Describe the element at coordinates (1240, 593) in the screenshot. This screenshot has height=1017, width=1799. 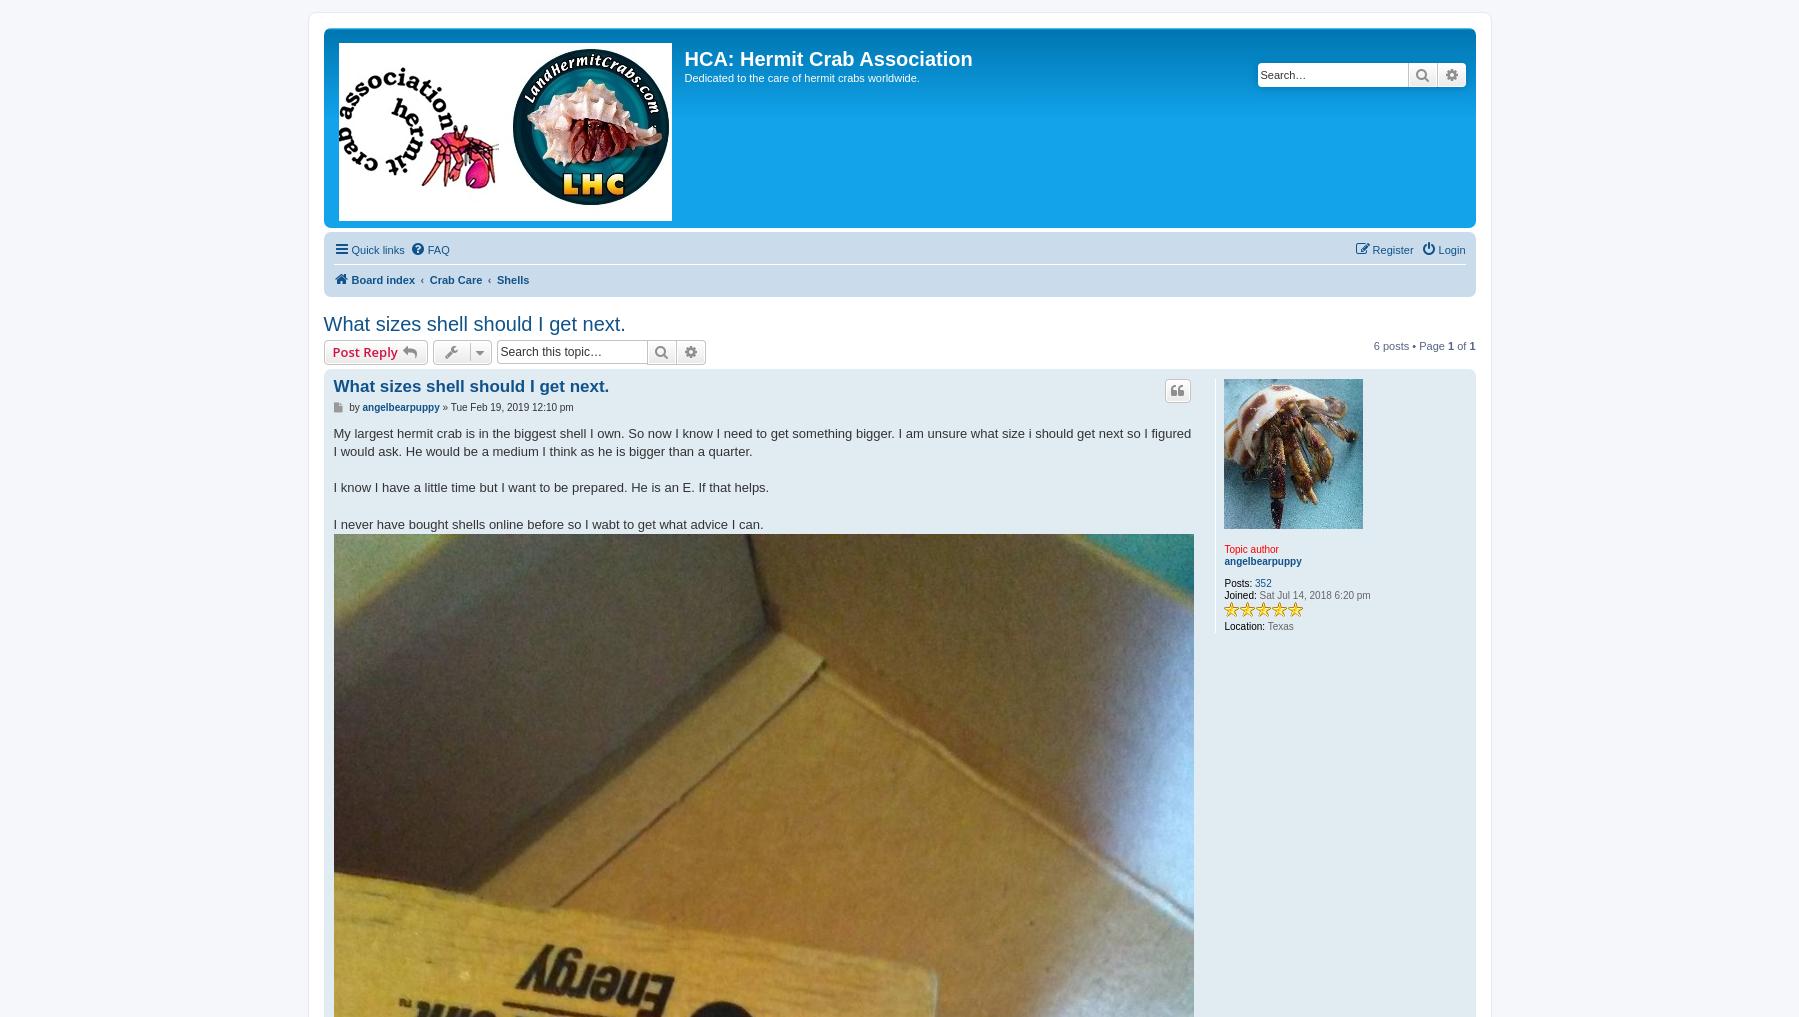
I see `'Joined:'` at that location.